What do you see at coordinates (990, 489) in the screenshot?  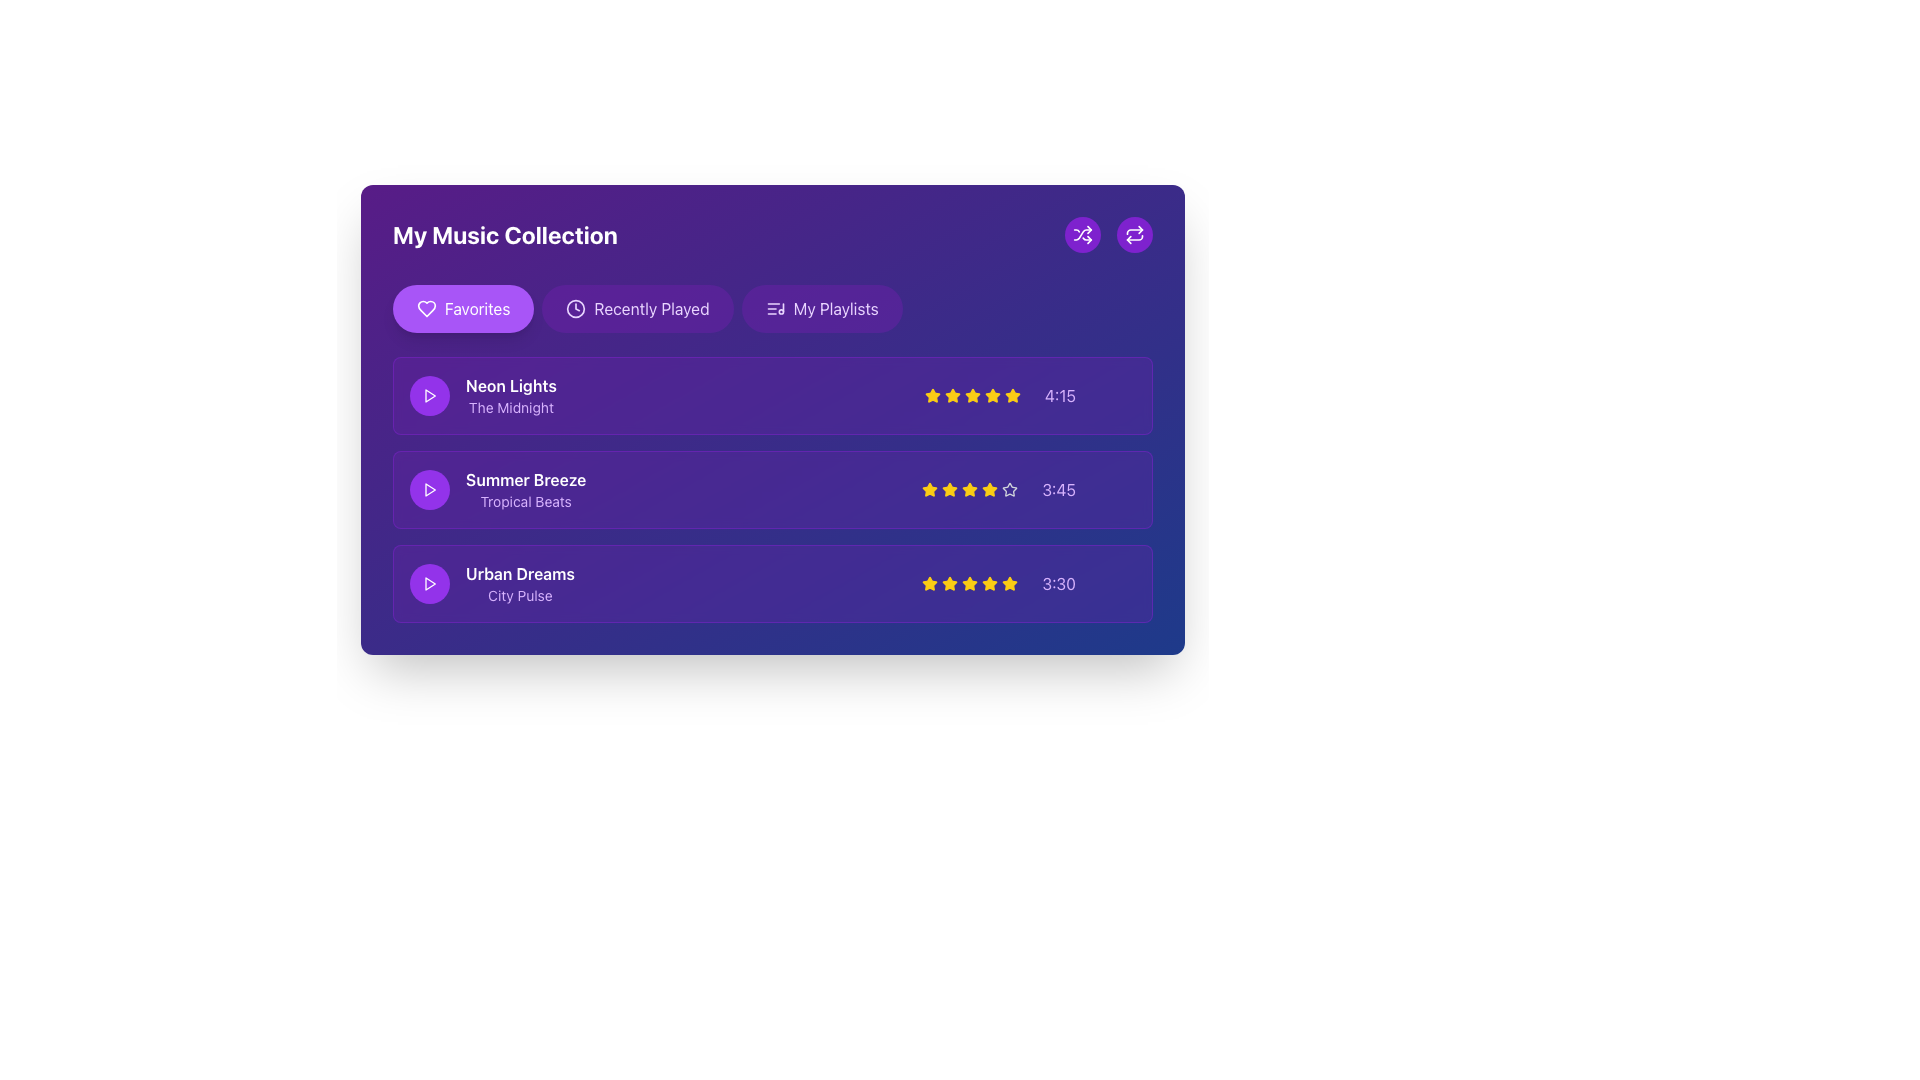 I see `the fourth rating star in the five-star rating system for the 'Summer Breeze' song` at bounding box center [990, 489].